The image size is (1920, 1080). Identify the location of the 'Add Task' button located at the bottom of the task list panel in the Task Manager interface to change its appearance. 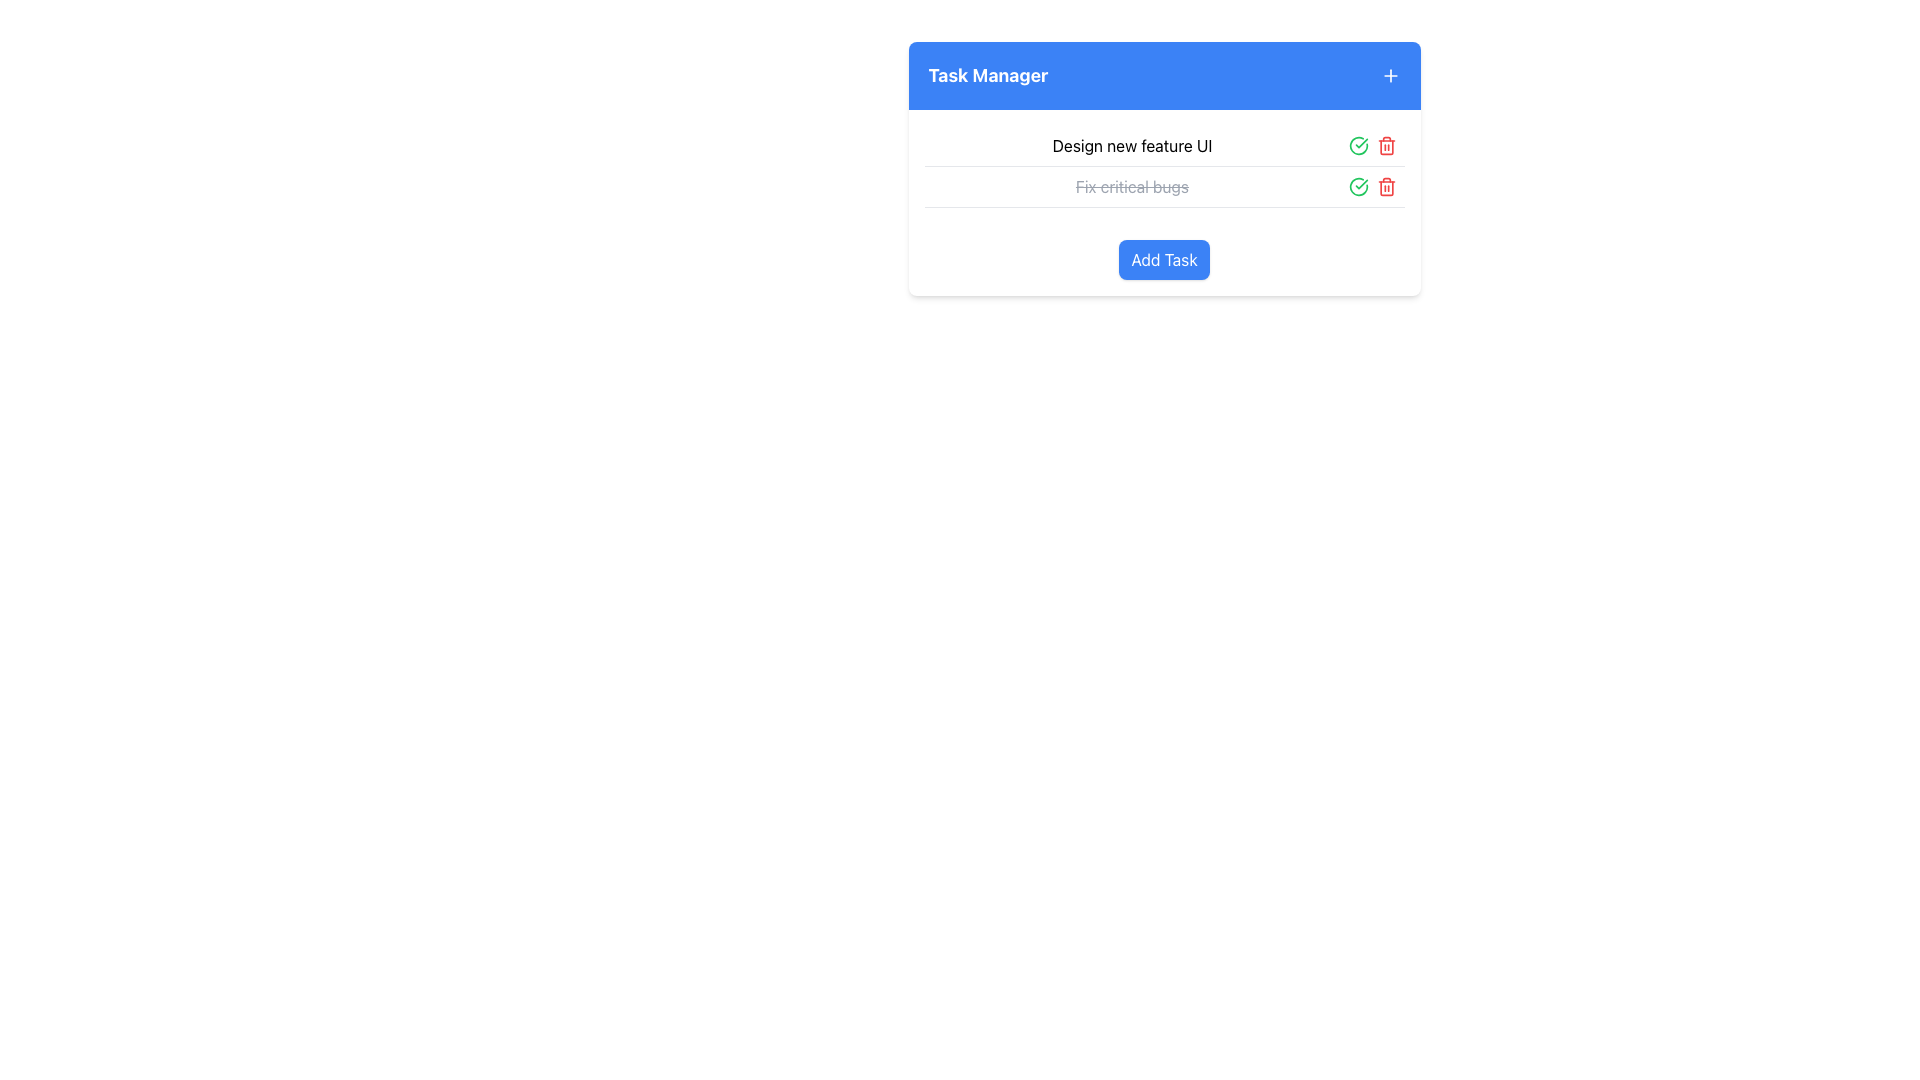
(1164, 258).